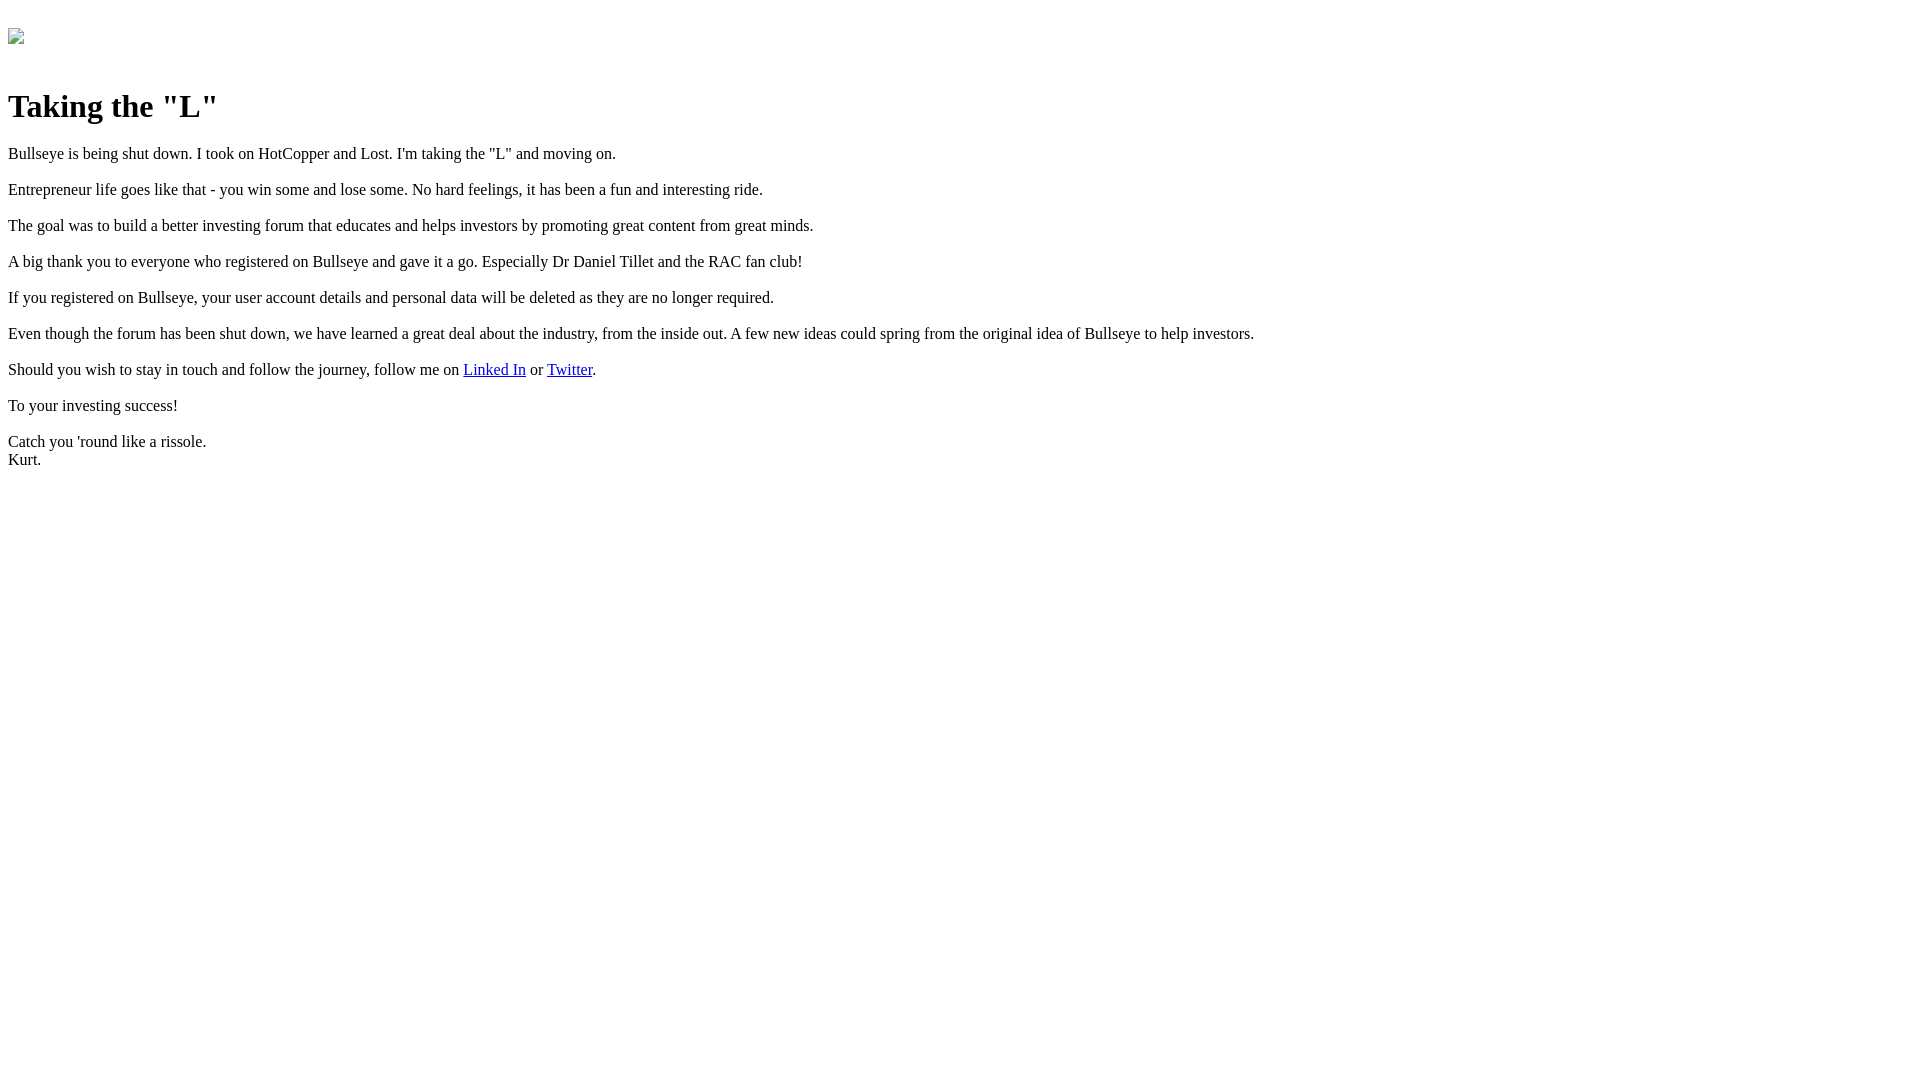 Image resolution: width=1920 pixels, height=1080 pixels. I want to click on 'Linked In', so click(494, 369).